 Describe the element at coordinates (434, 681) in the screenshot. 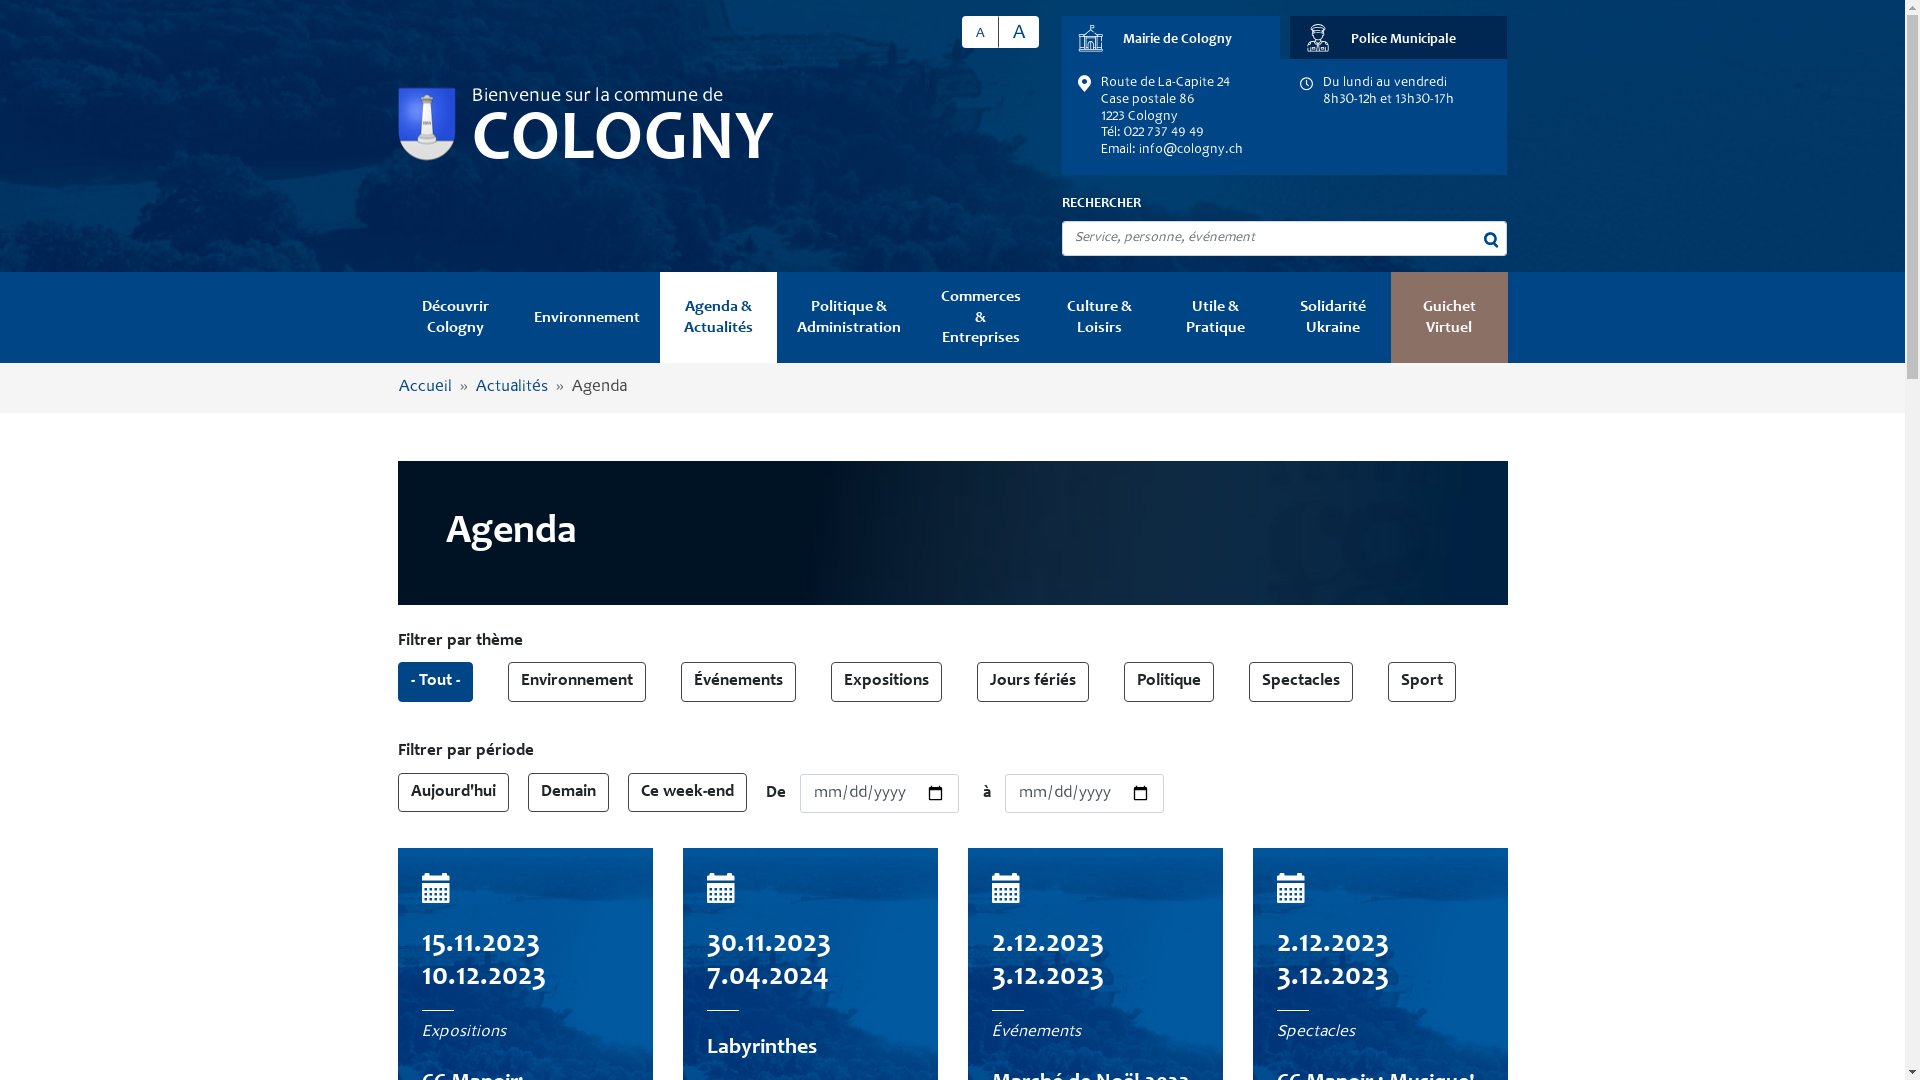

I see `'- Tout -'` at that location.